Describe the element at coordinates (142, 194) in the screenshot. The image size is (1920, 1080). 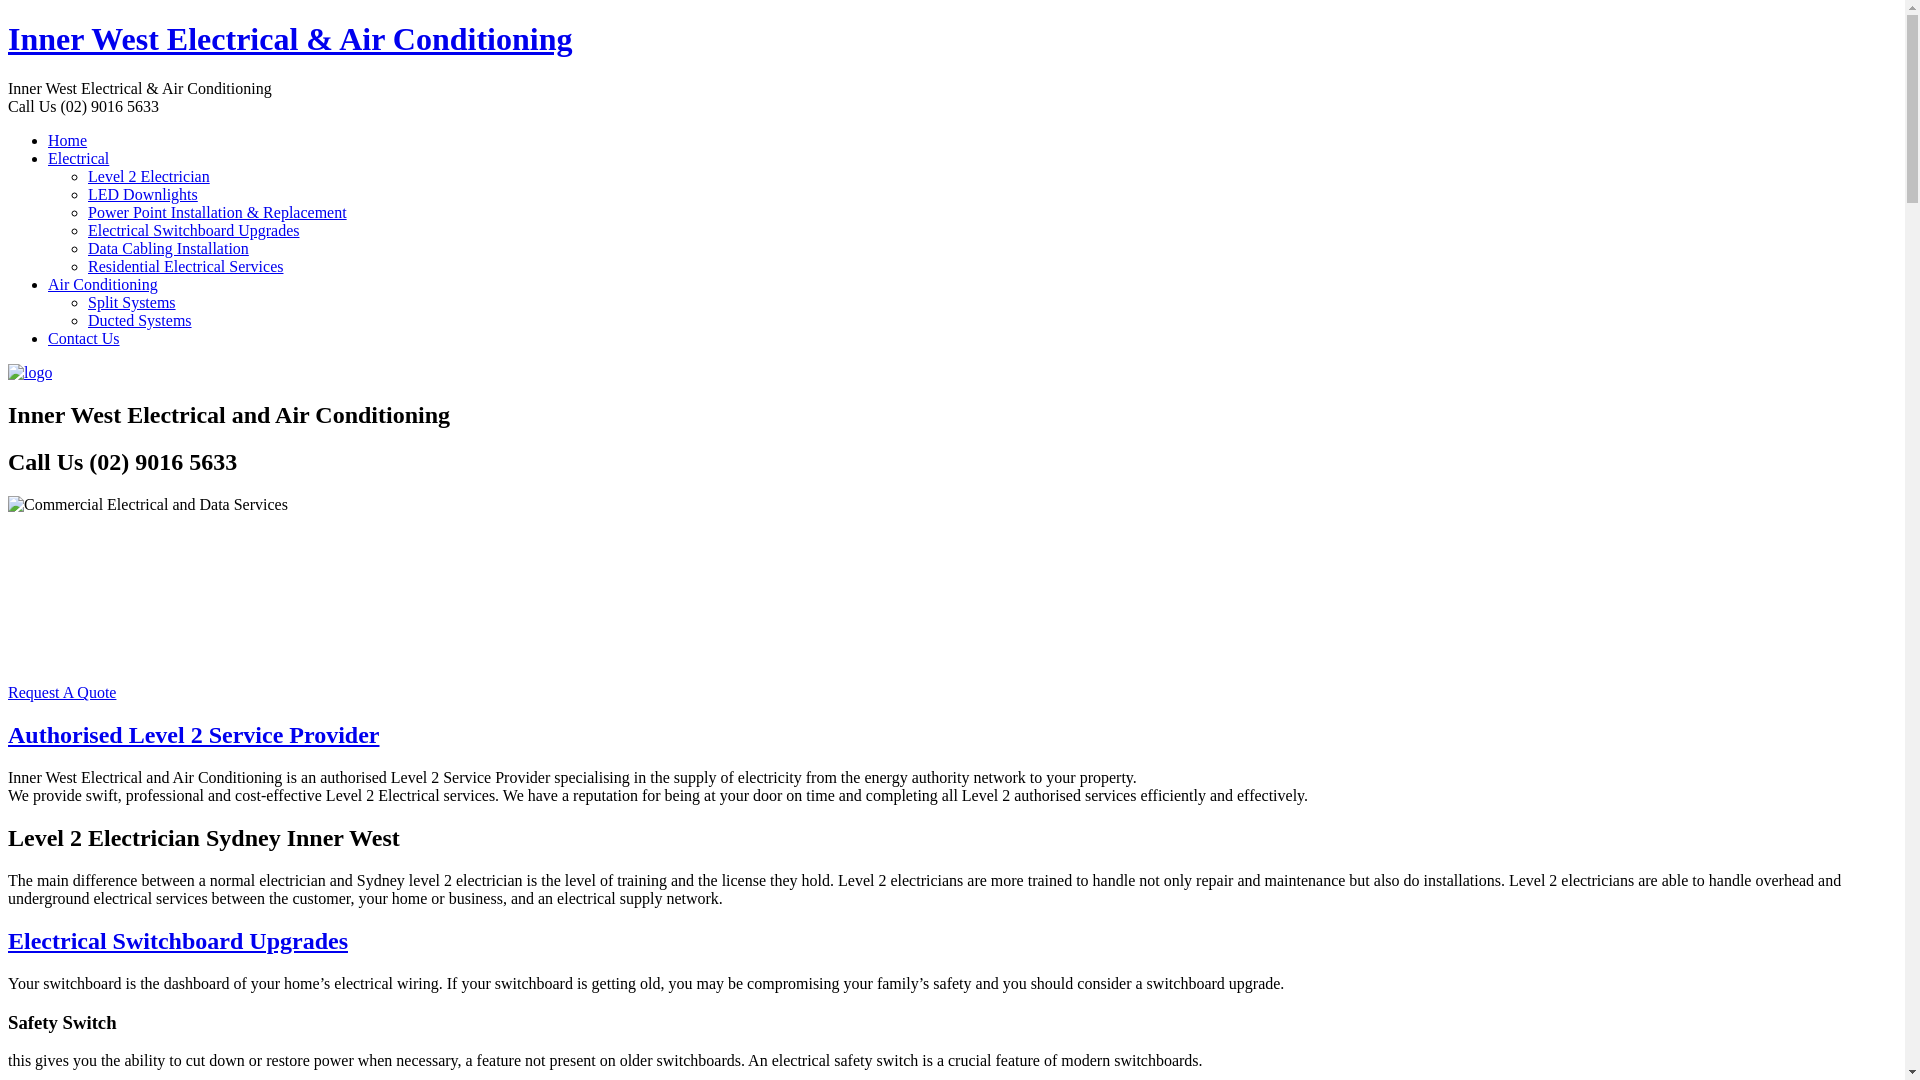
I see `'LED Downlights'` at that location.